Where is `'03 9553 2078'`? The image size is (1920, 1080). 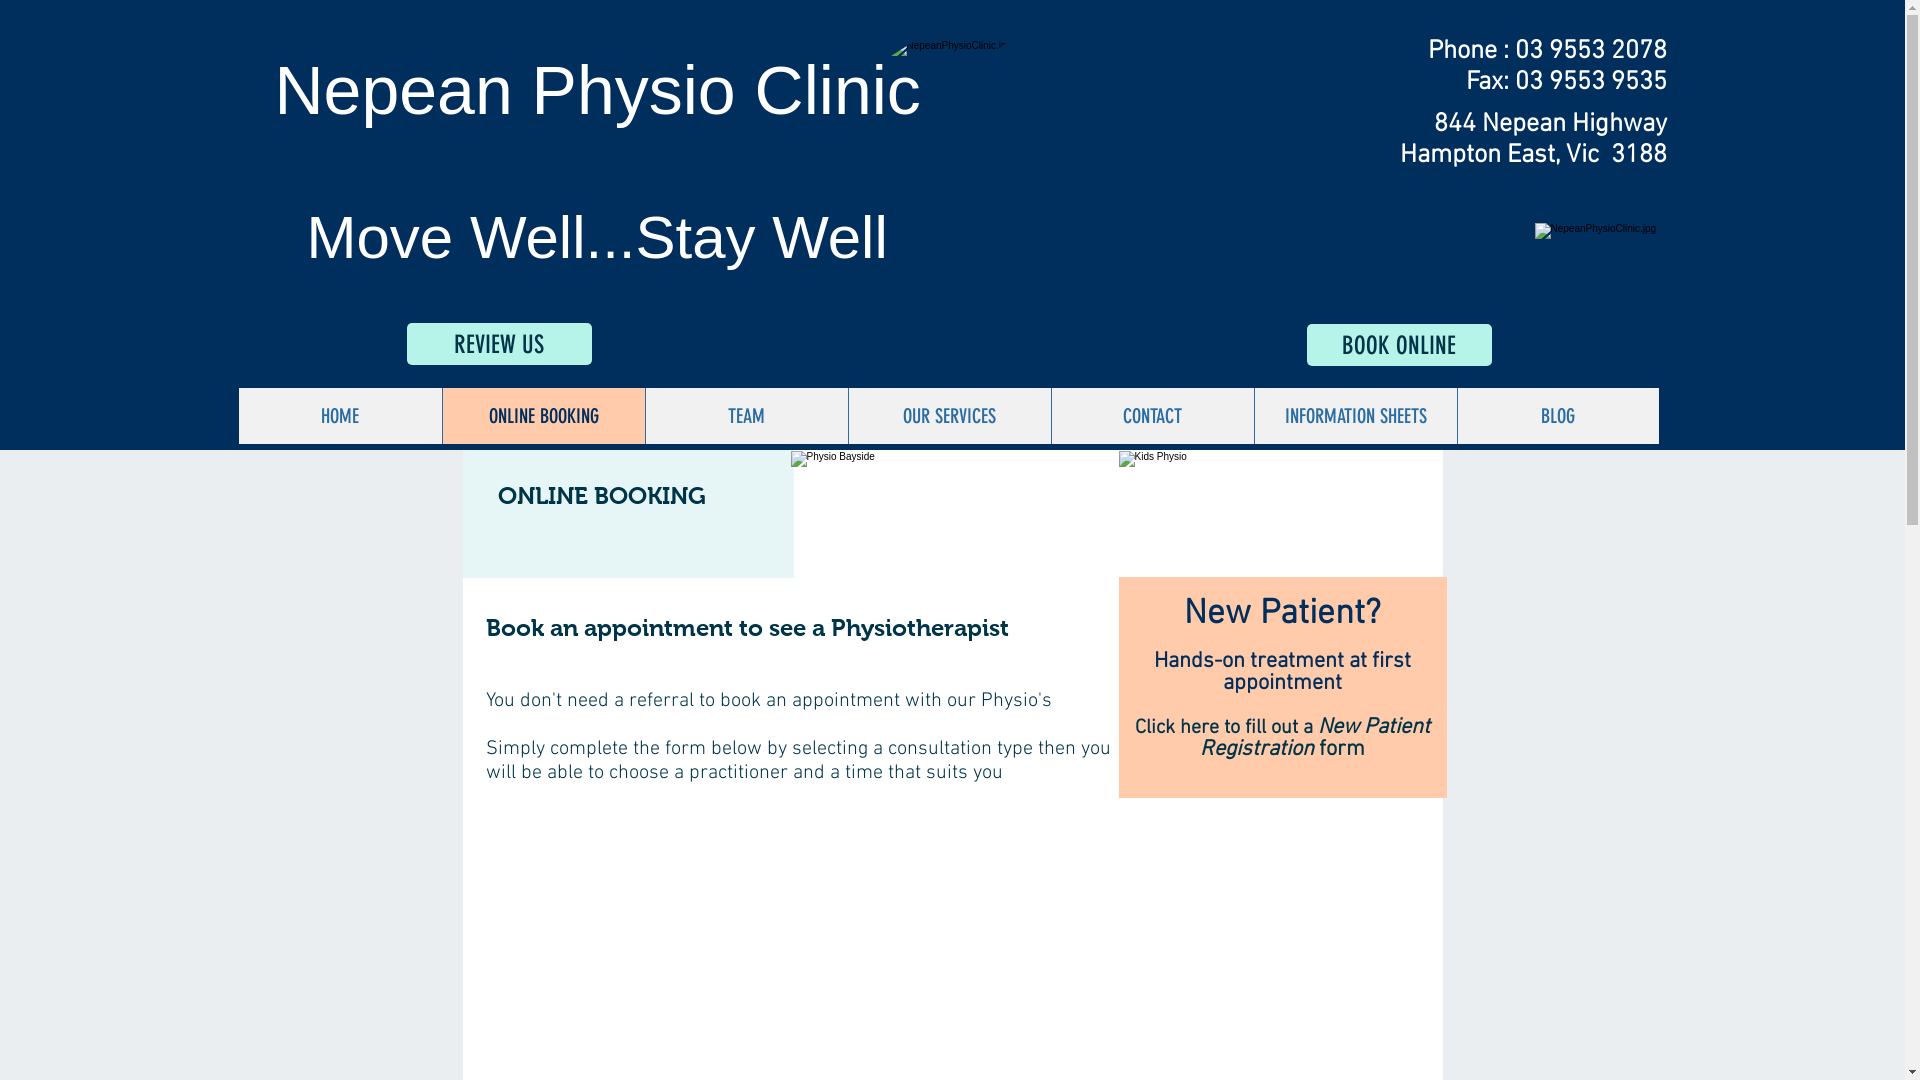
'03 9553 2078' is located at coordinates (1588, 50).